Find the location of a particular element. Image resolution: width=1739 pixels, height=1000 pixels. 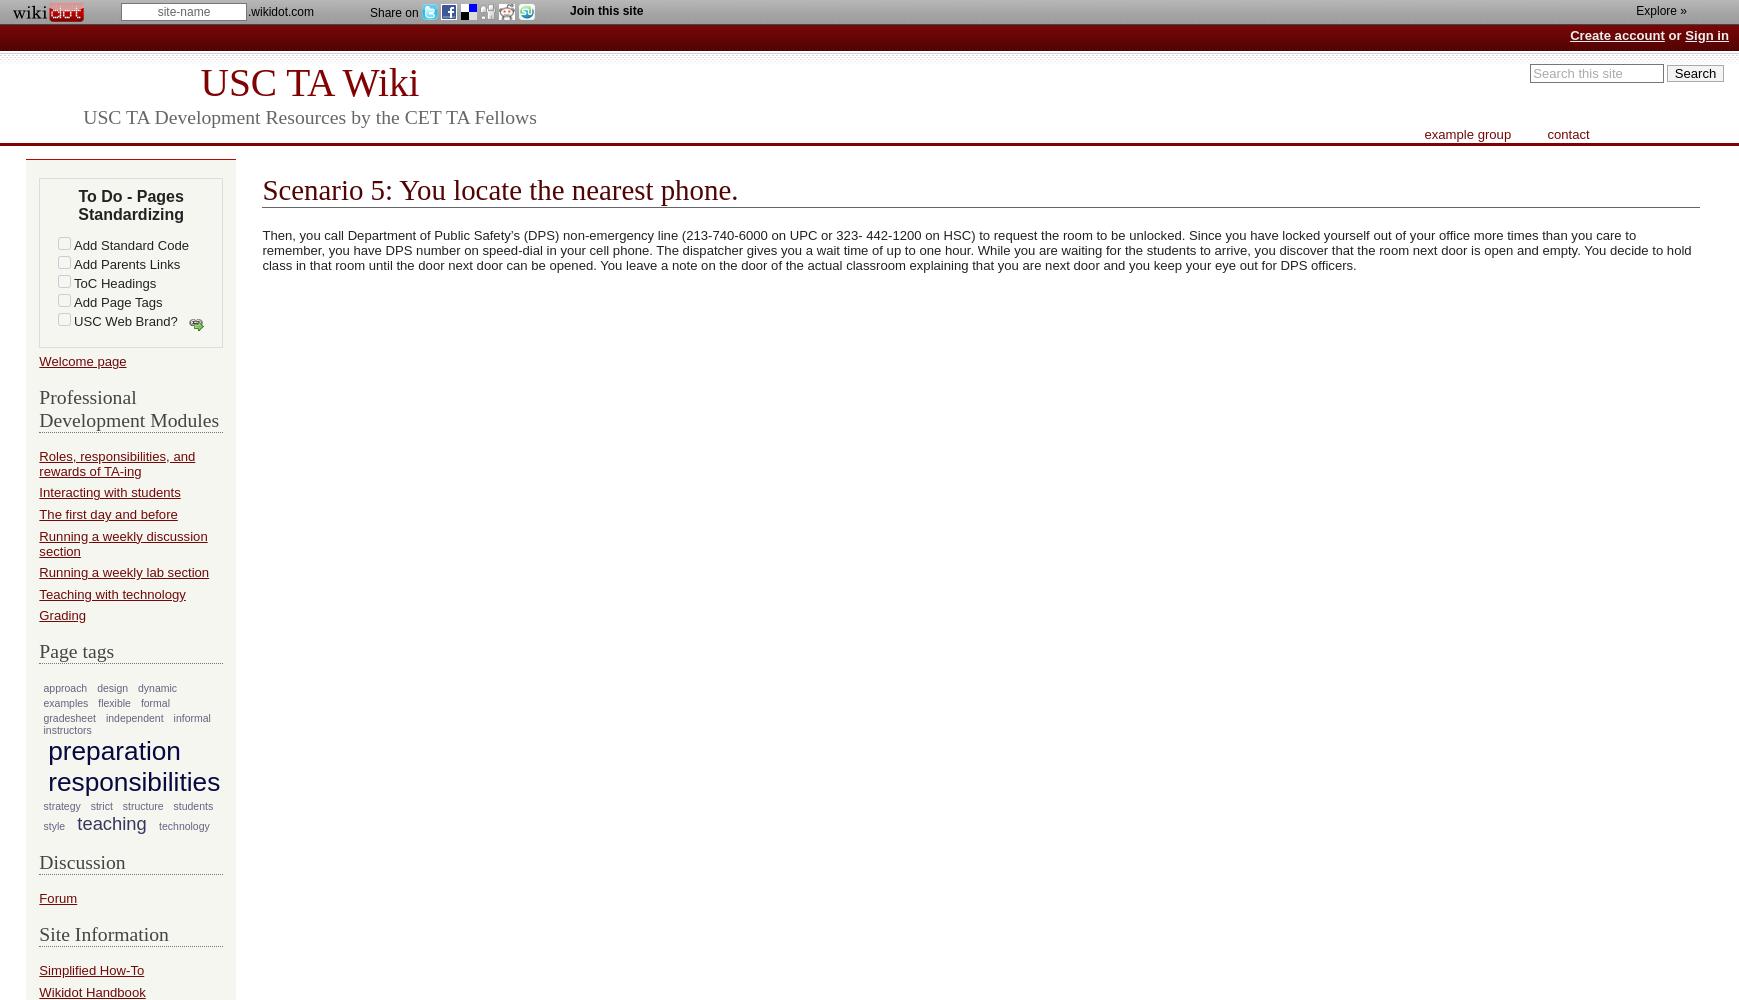

'Join this site' is located at coordinates (570, 11).